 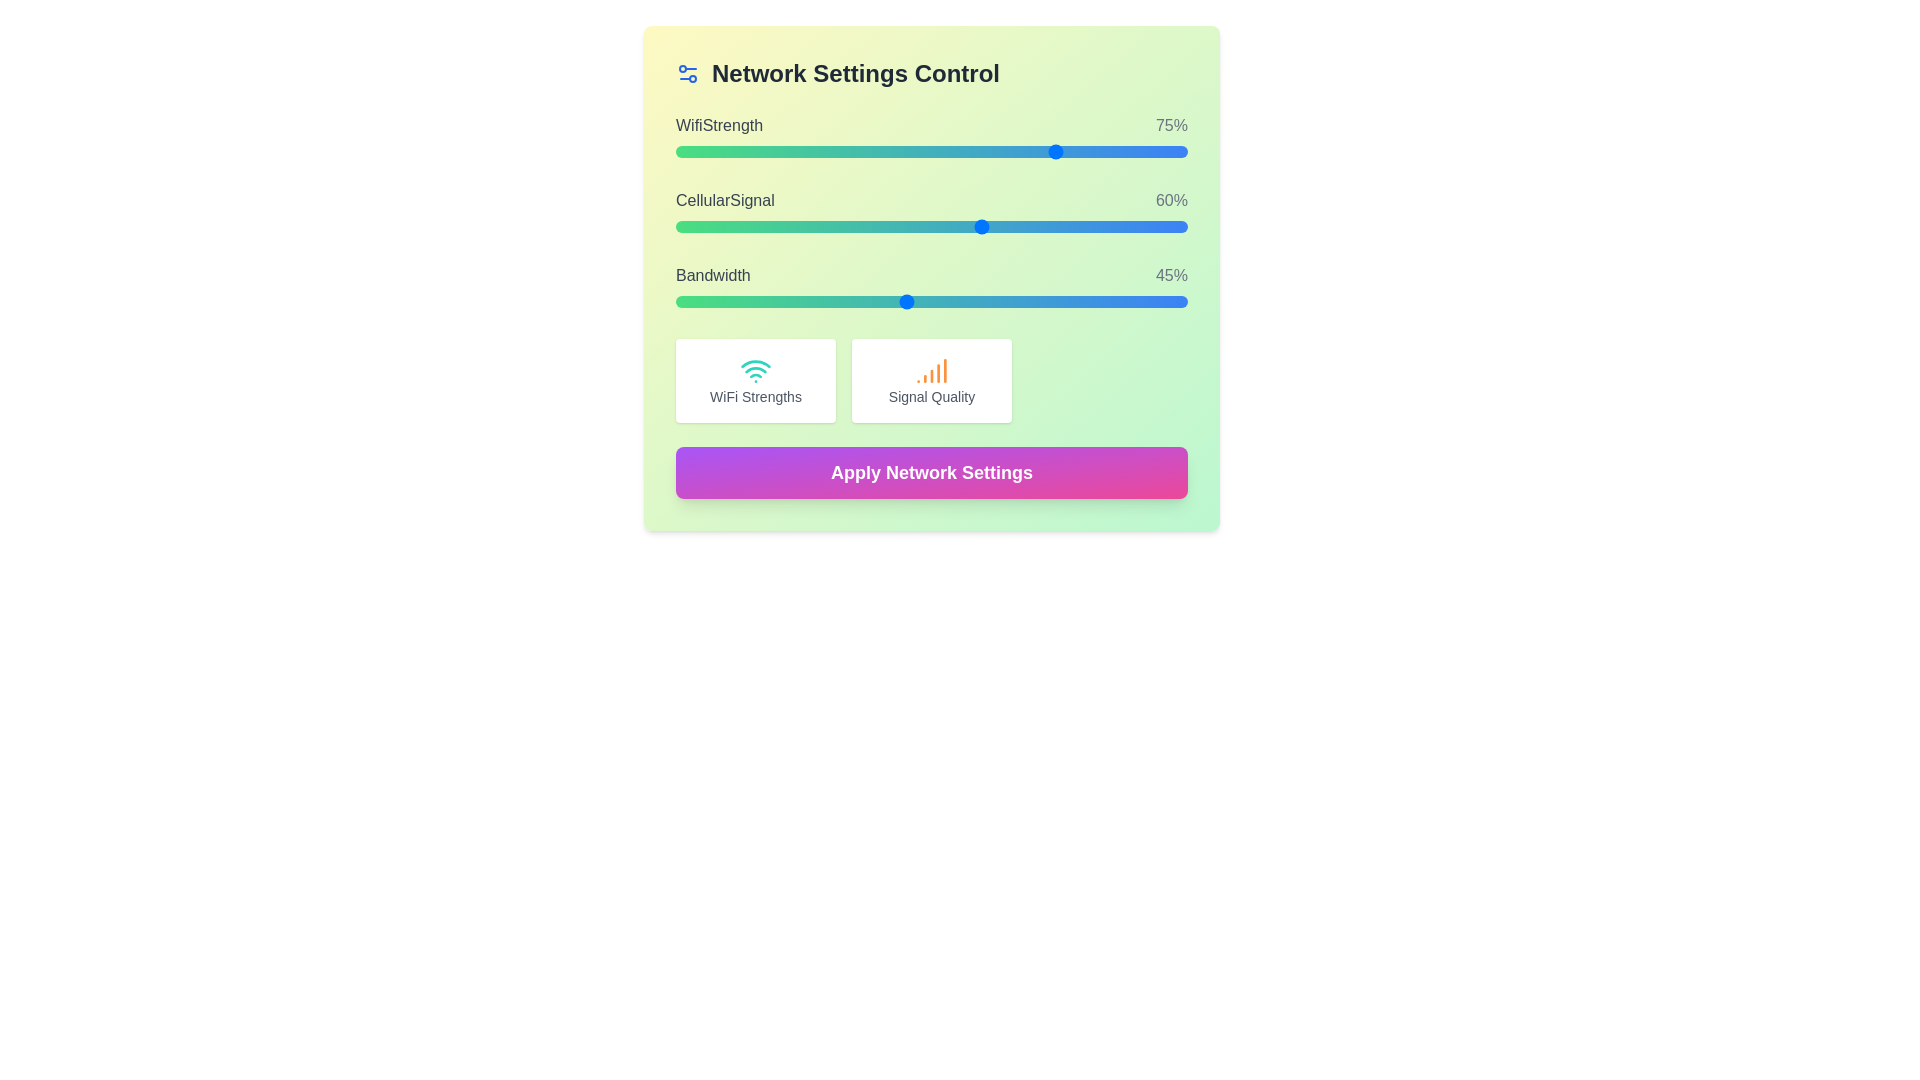 I want to click on the signal strength quality icon located in the 'Signal Quality' box within the 'Network Settings Control' card, so click(x=930, y=370).